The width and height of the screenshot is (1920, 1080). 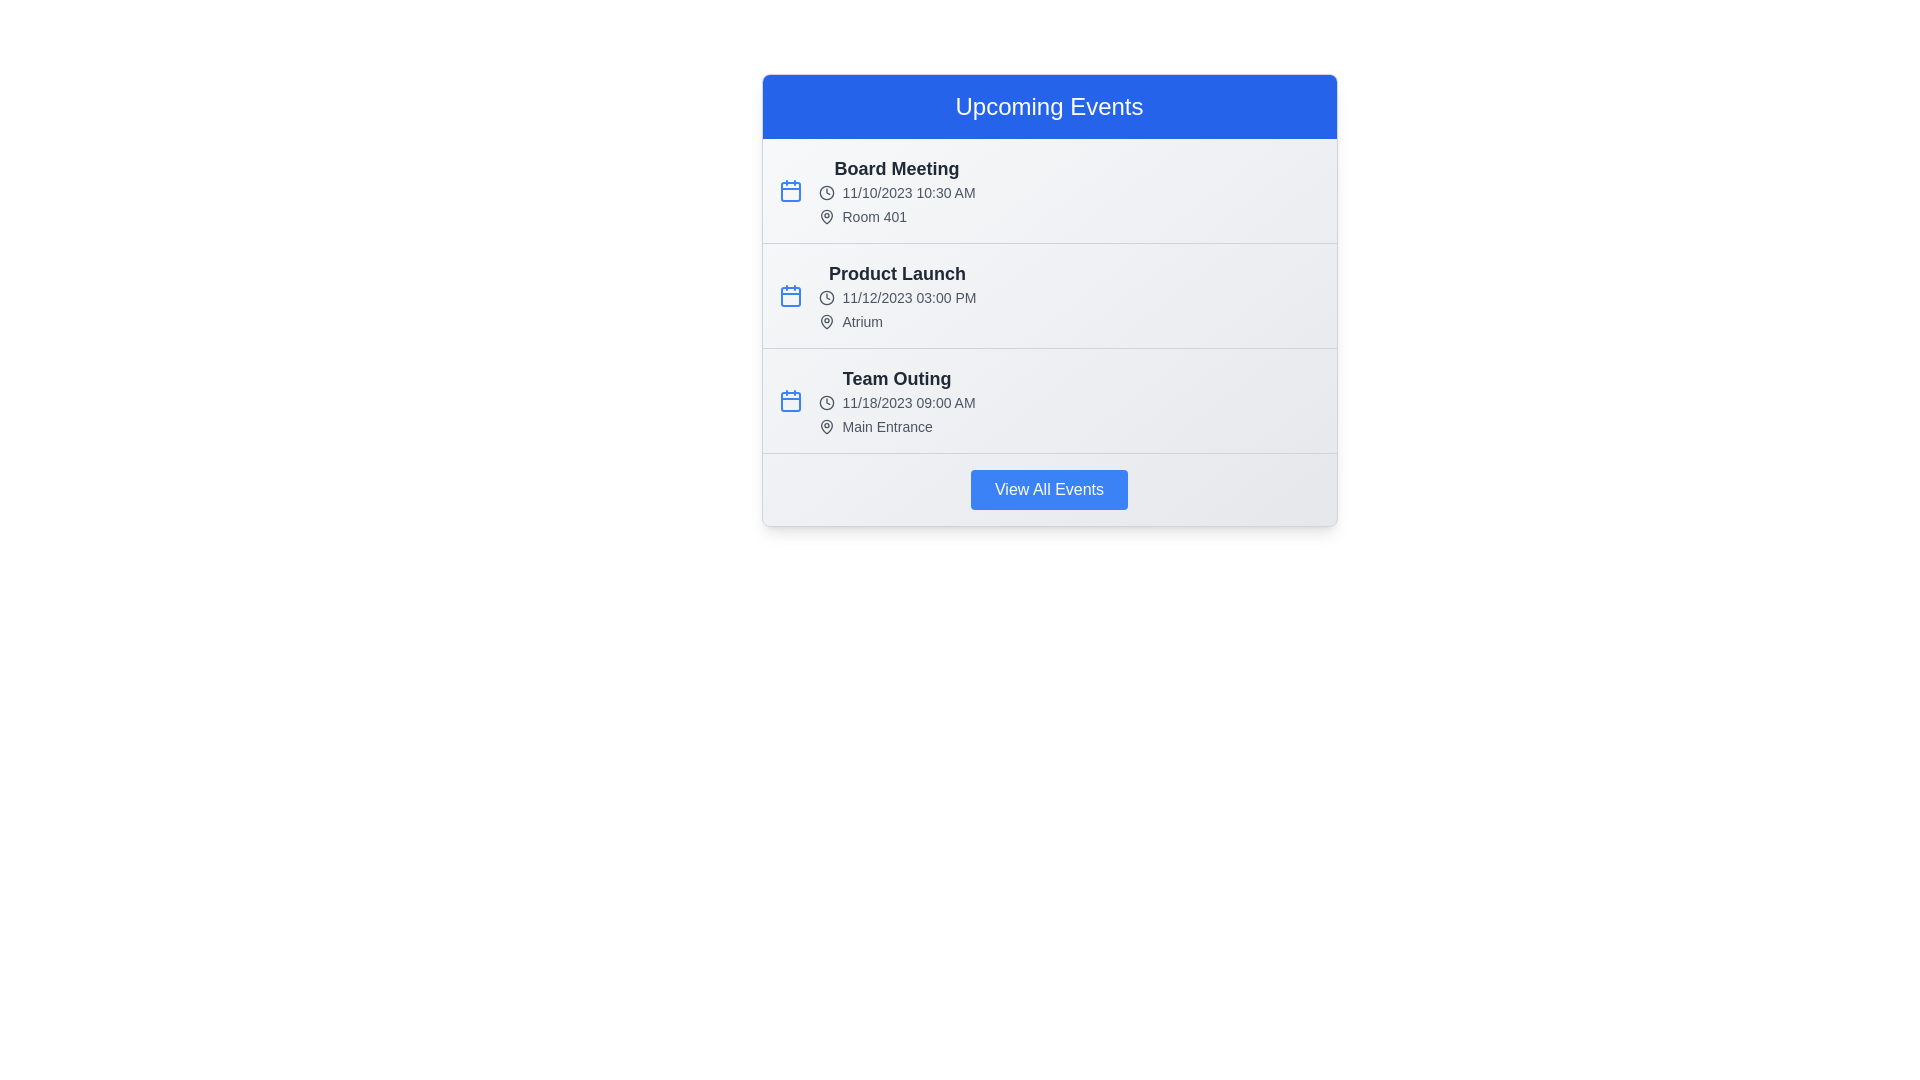 I want to click on the second event entry in the 'Upcoming Events' list, which is titled 'Product Launch' and includes the date '11/12/2023 03:00 PM' and location 'Atrium', so click(x=896, y=296).